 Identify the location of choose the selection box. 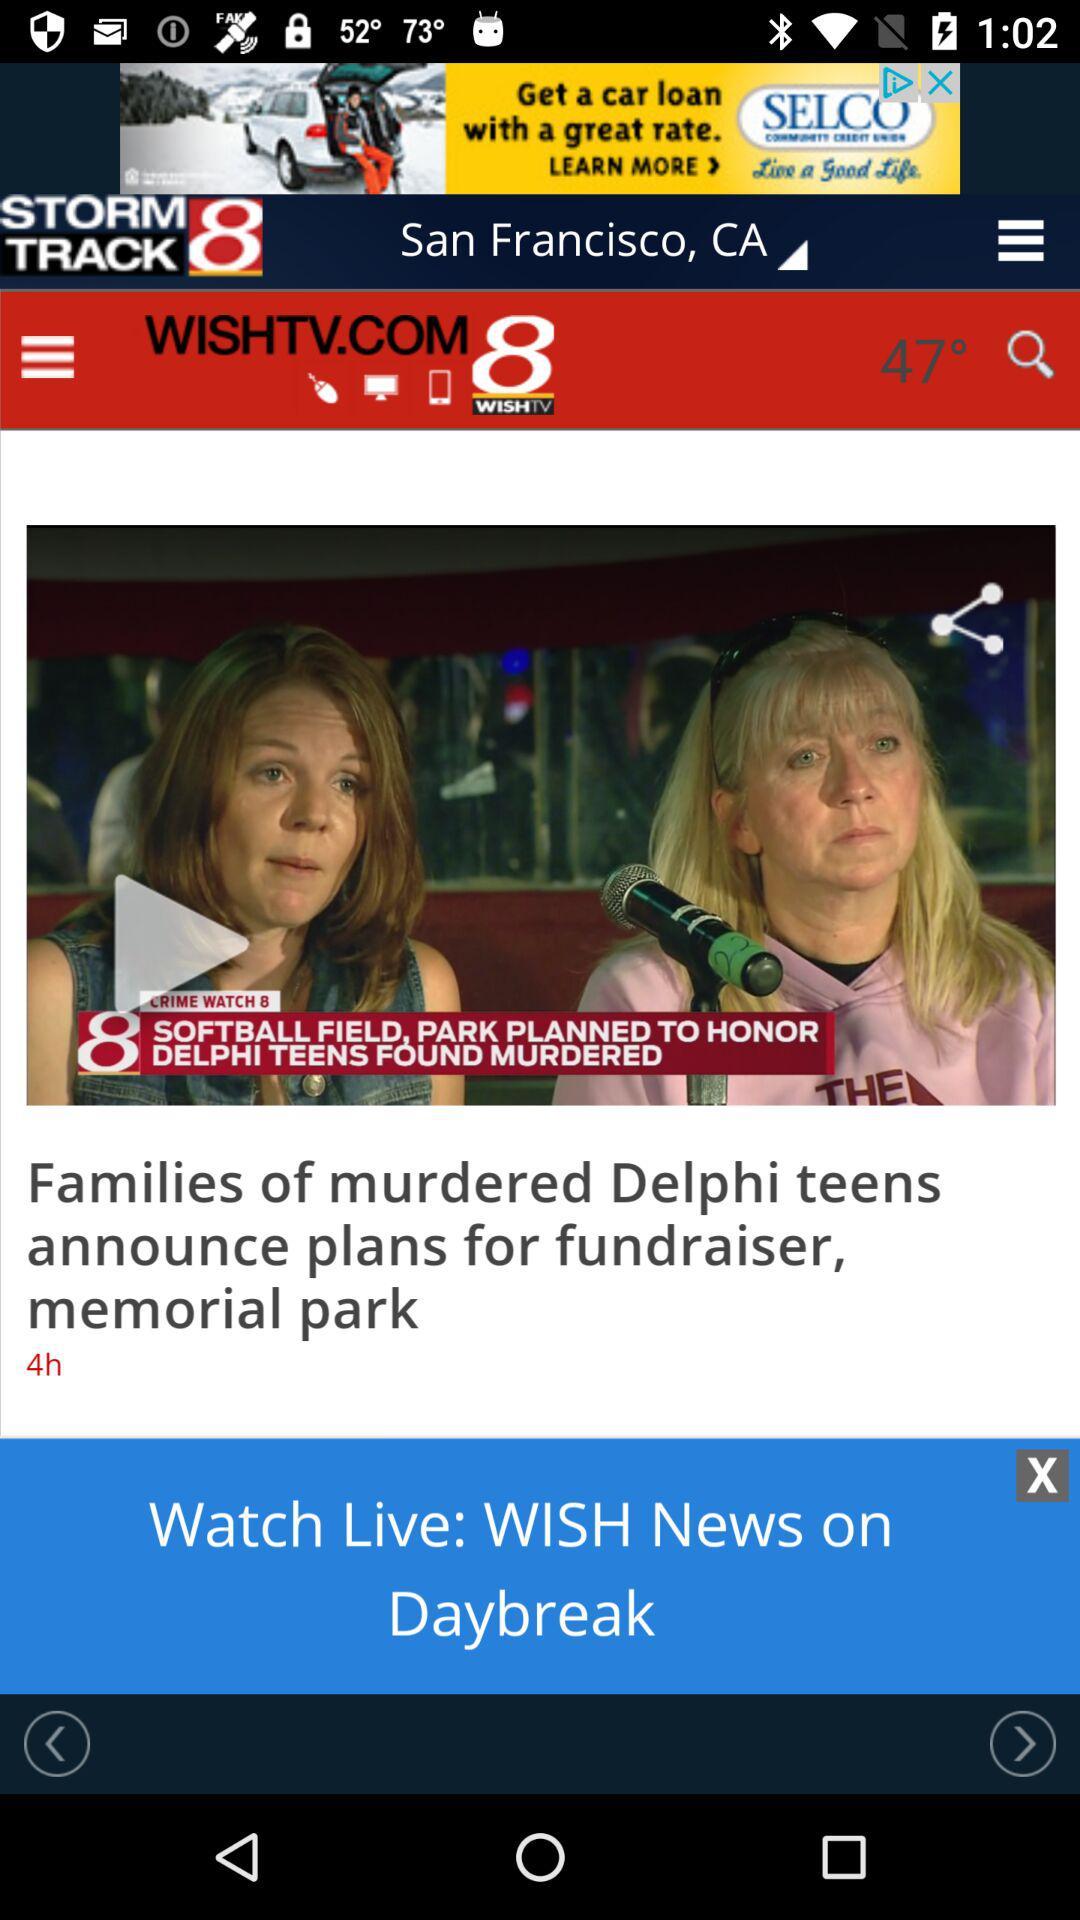
(131, 240).